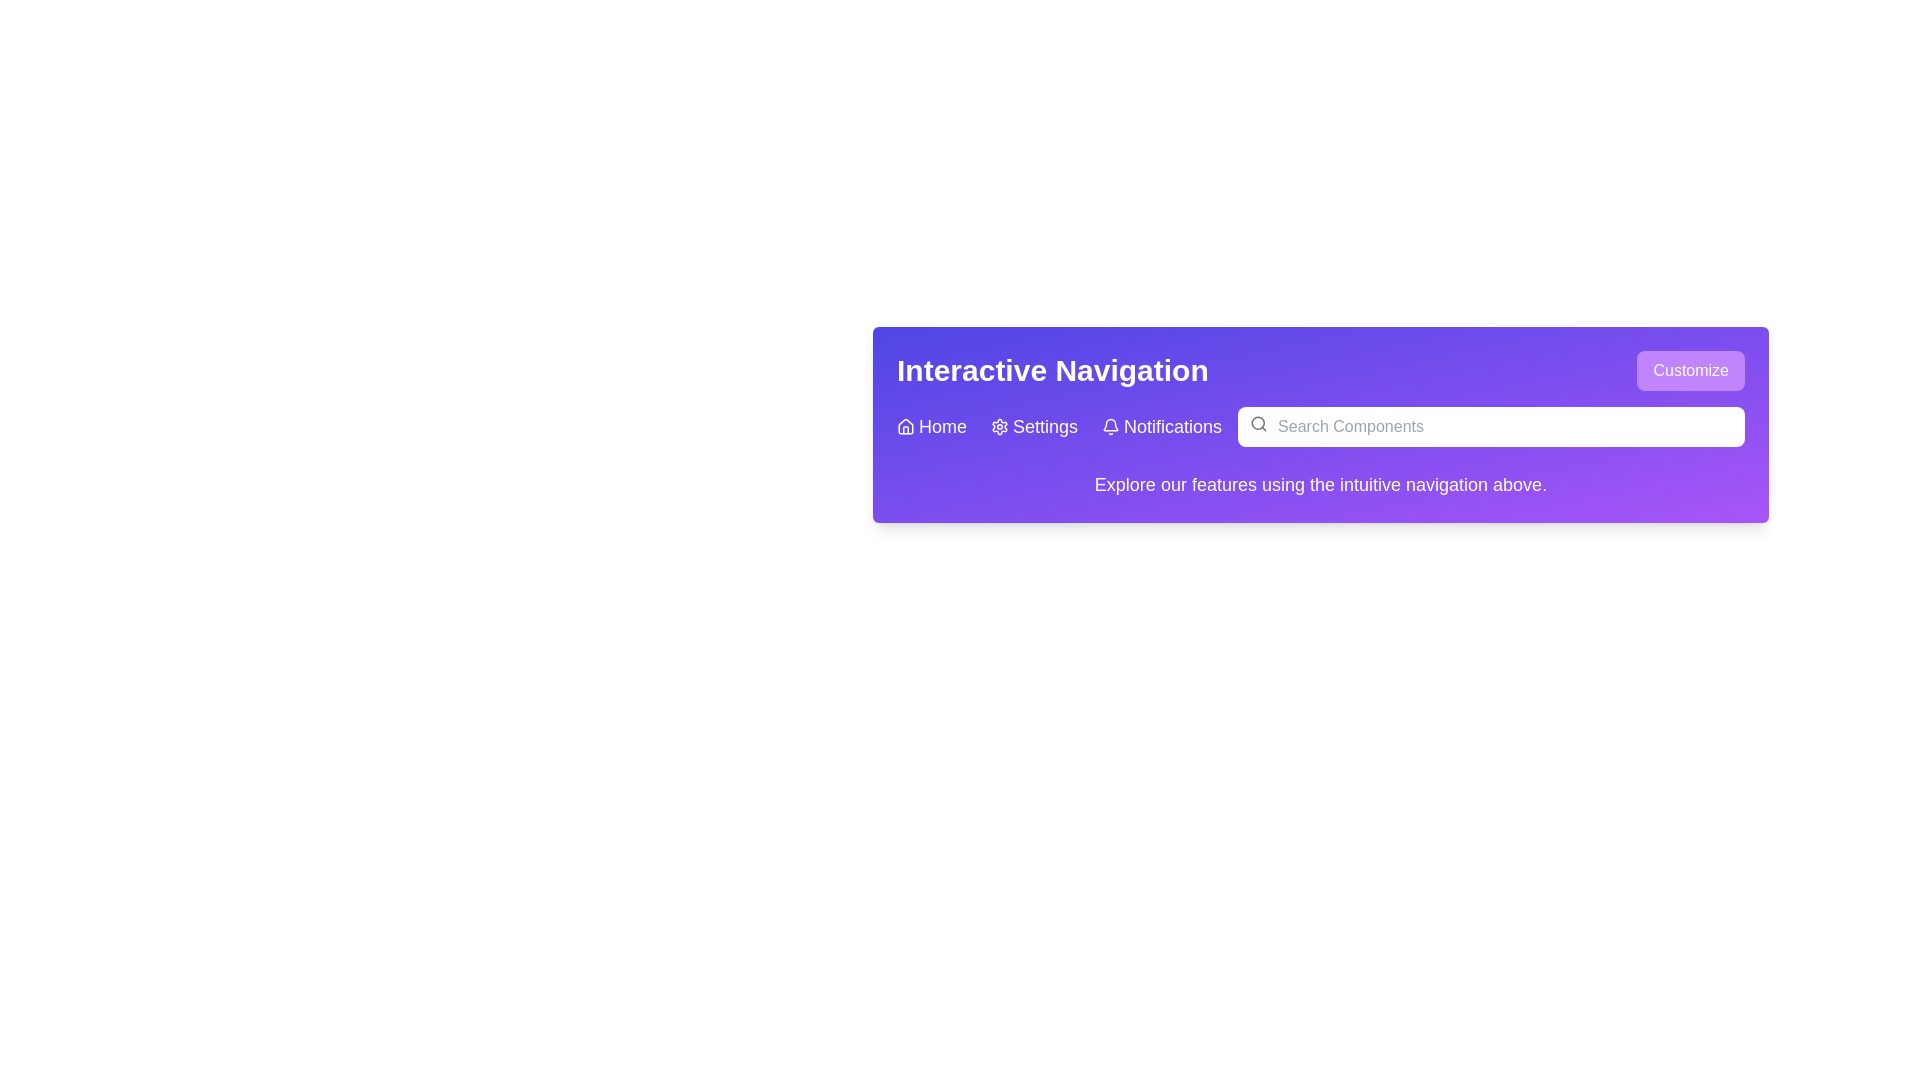 The image size is (1920, 1080). Describe the element at coordinates (1689, 370) in the screenshot. I see `the 'Customize' button located in the top-right corner of the purple banner` at that location.